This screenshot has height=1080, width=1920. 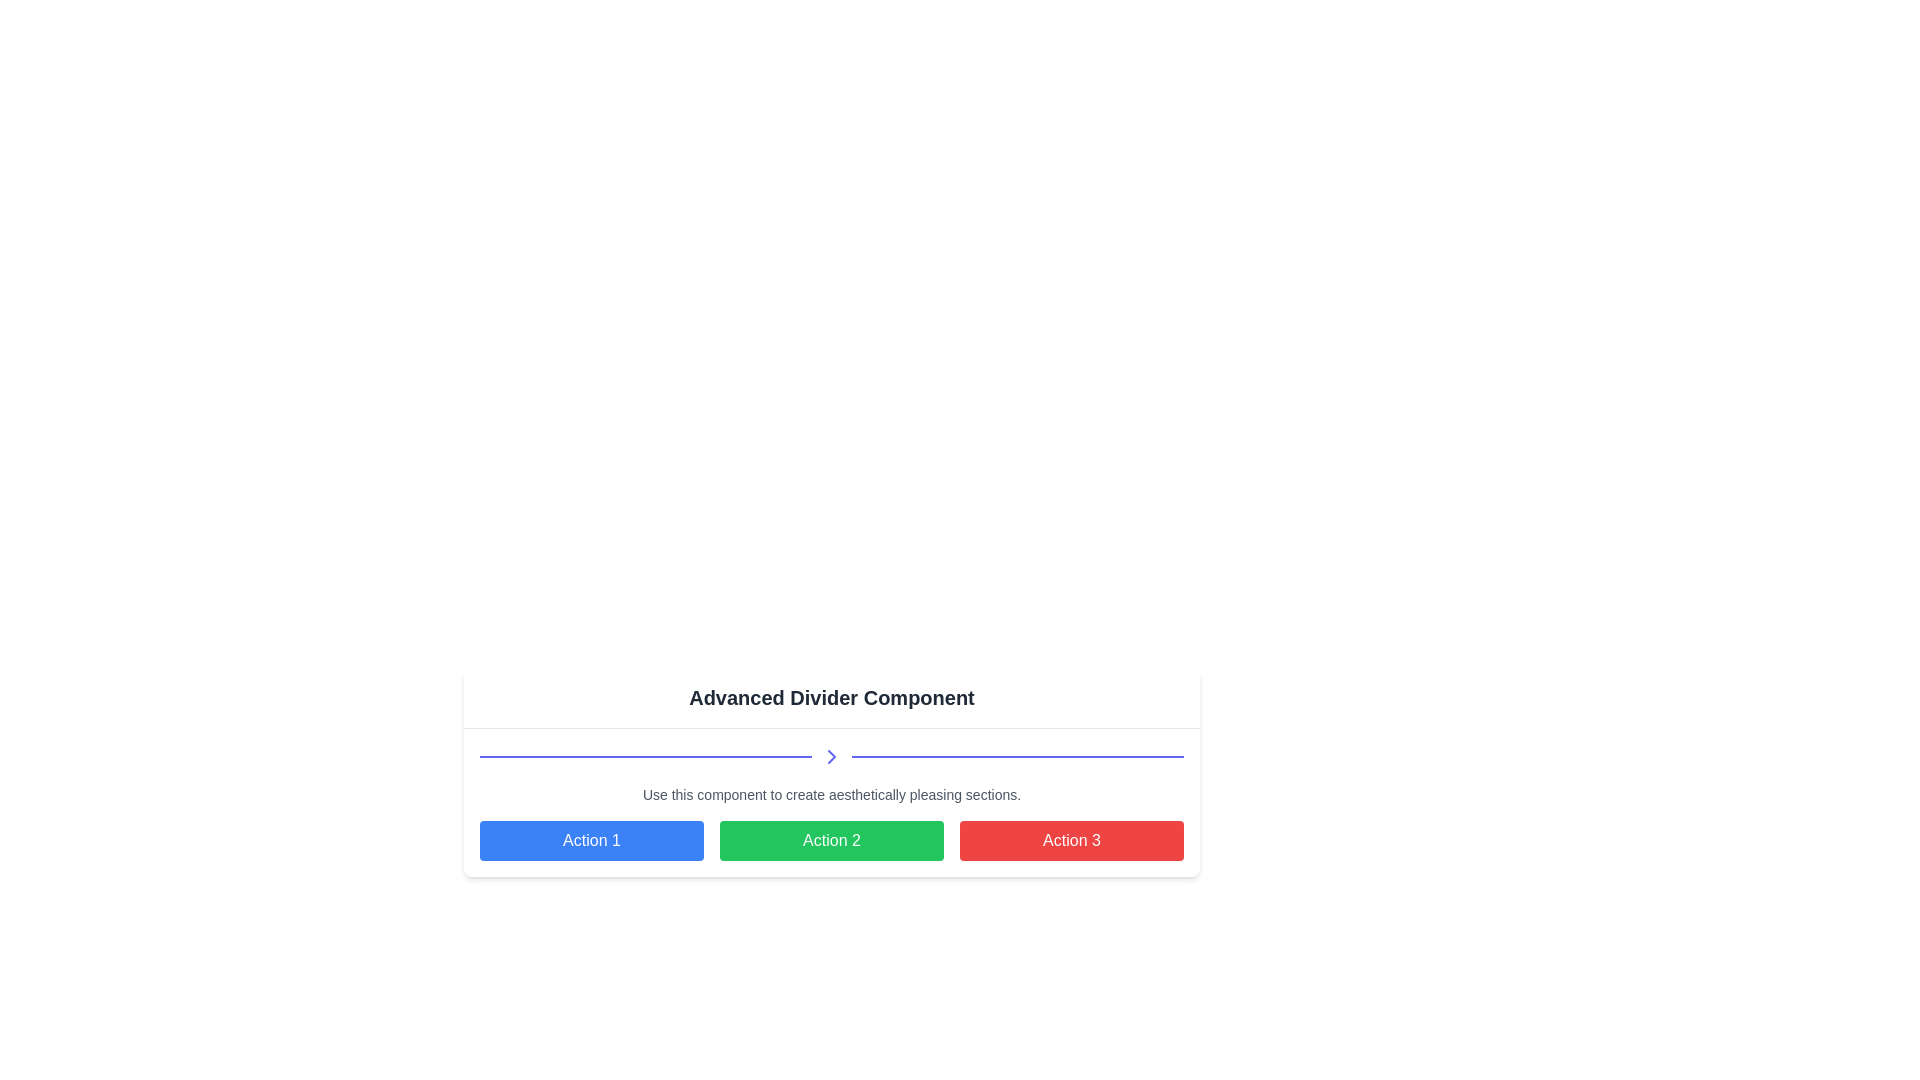 I want to click on the horizontal divider with a chevron icon located below the heading 'Advanced Divider Component' and above the text 'Use this component to create aesthetically pleasing sections.', so click(x=831, y=756).